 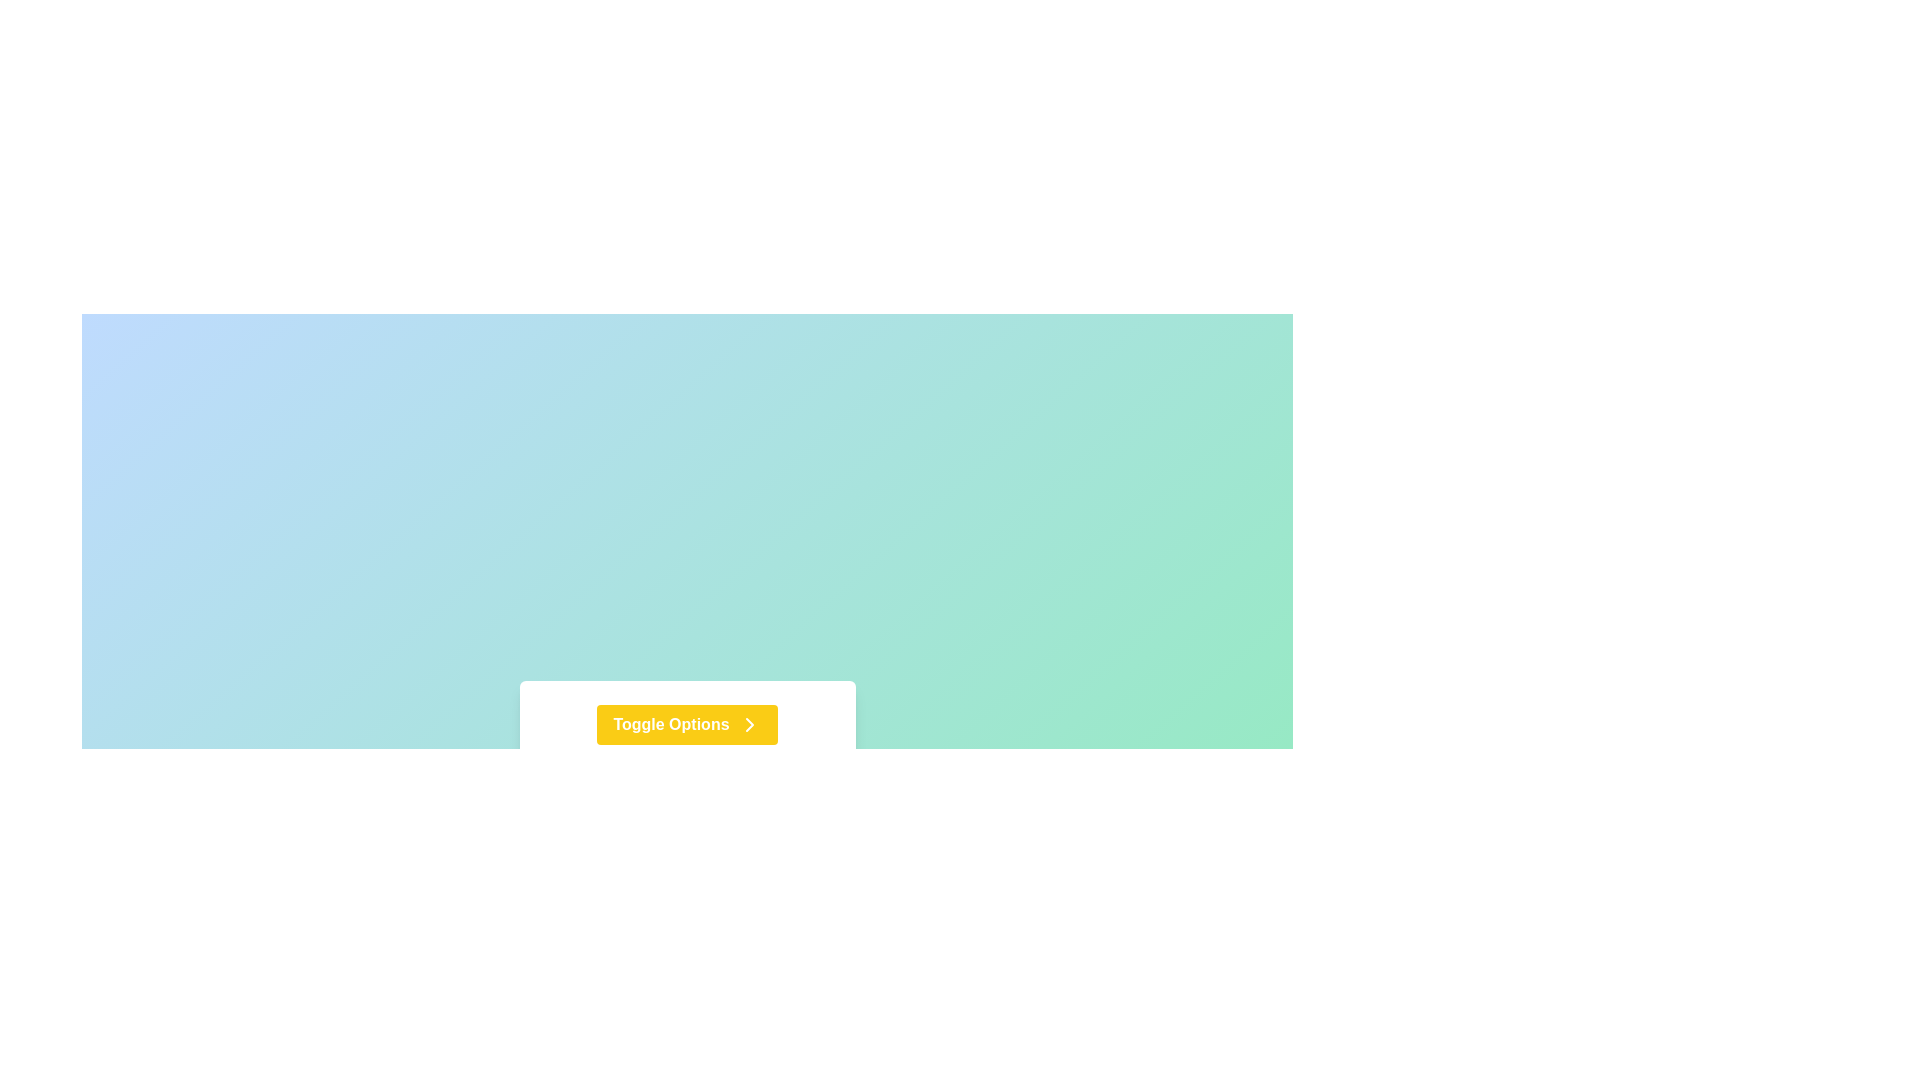 What do you see at coordinates (748, 725) in the screenshot?
I see `the chevron icon located to the right of the 'Toggle Options' button` at bounding box center [748, 725].